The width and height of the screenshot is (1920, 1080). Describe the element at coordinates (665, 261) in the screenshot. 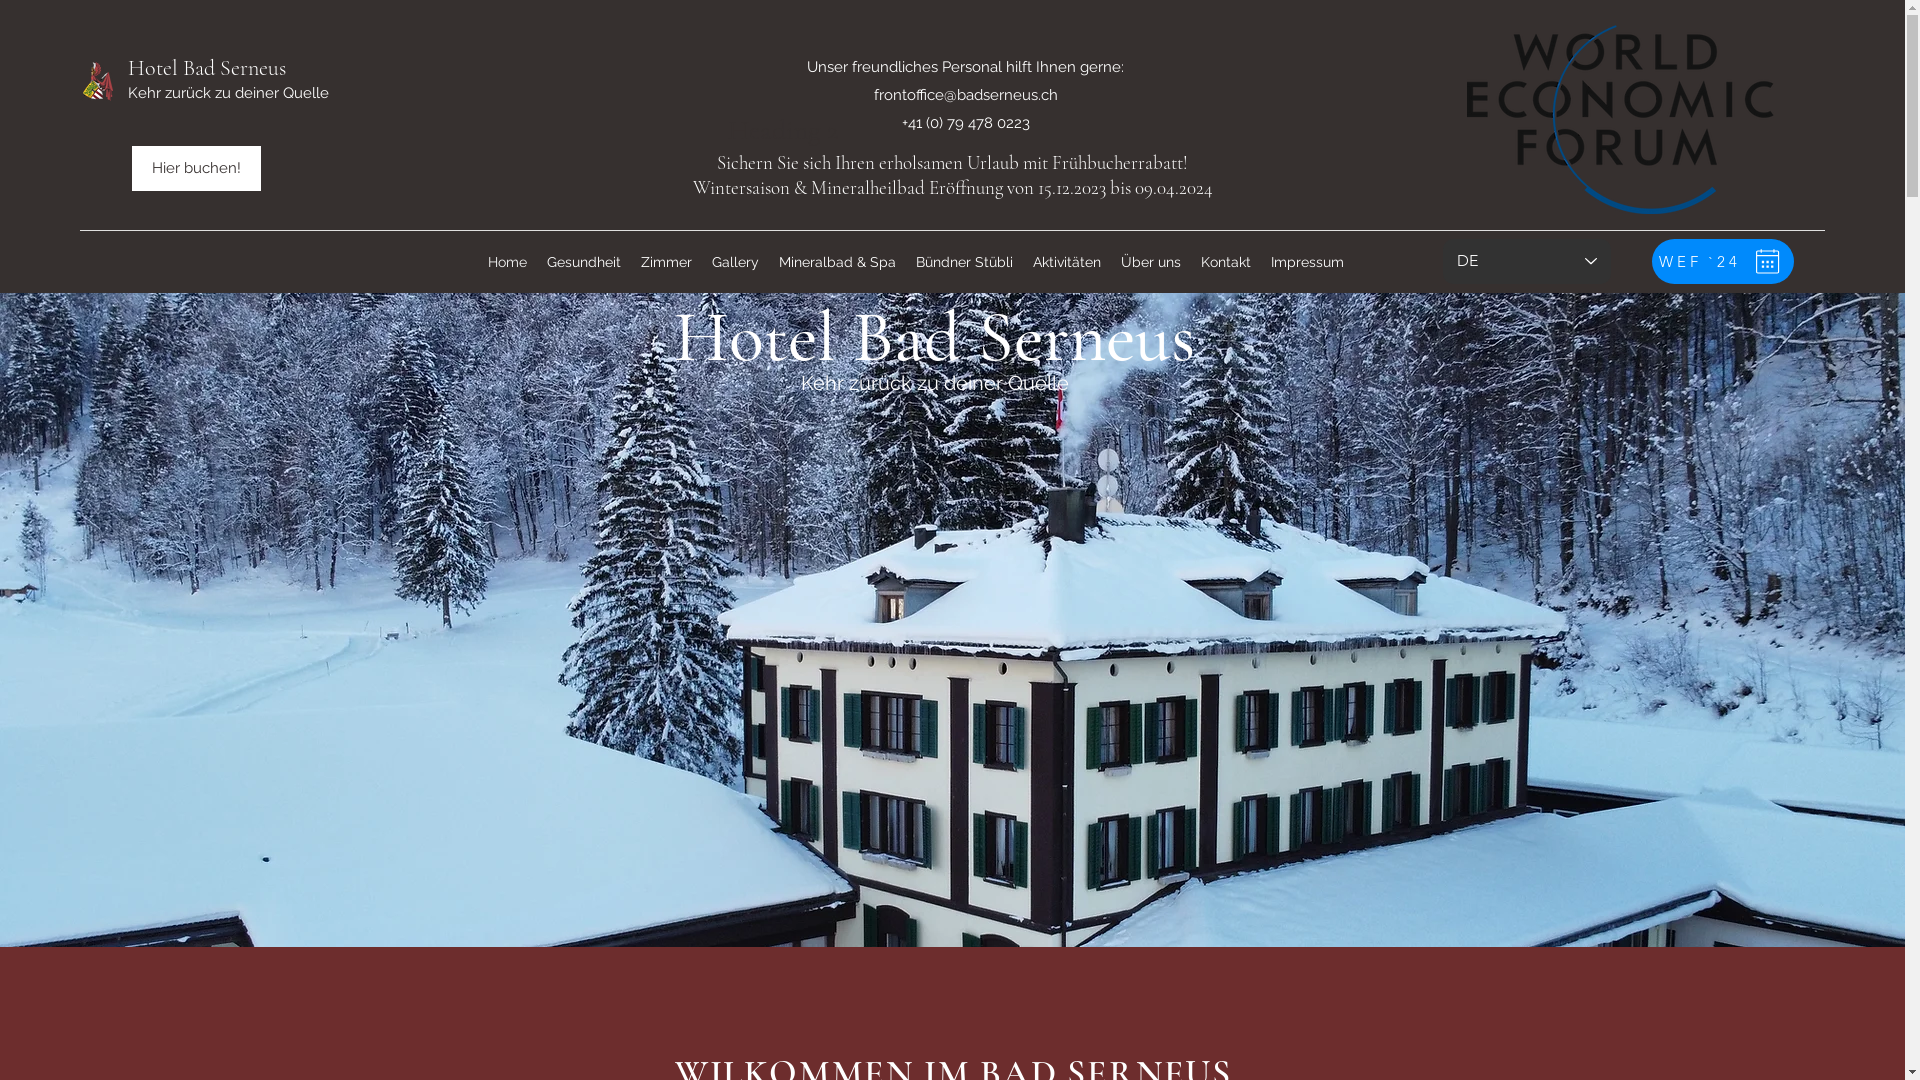

I see `'Zimmer'` at that location.